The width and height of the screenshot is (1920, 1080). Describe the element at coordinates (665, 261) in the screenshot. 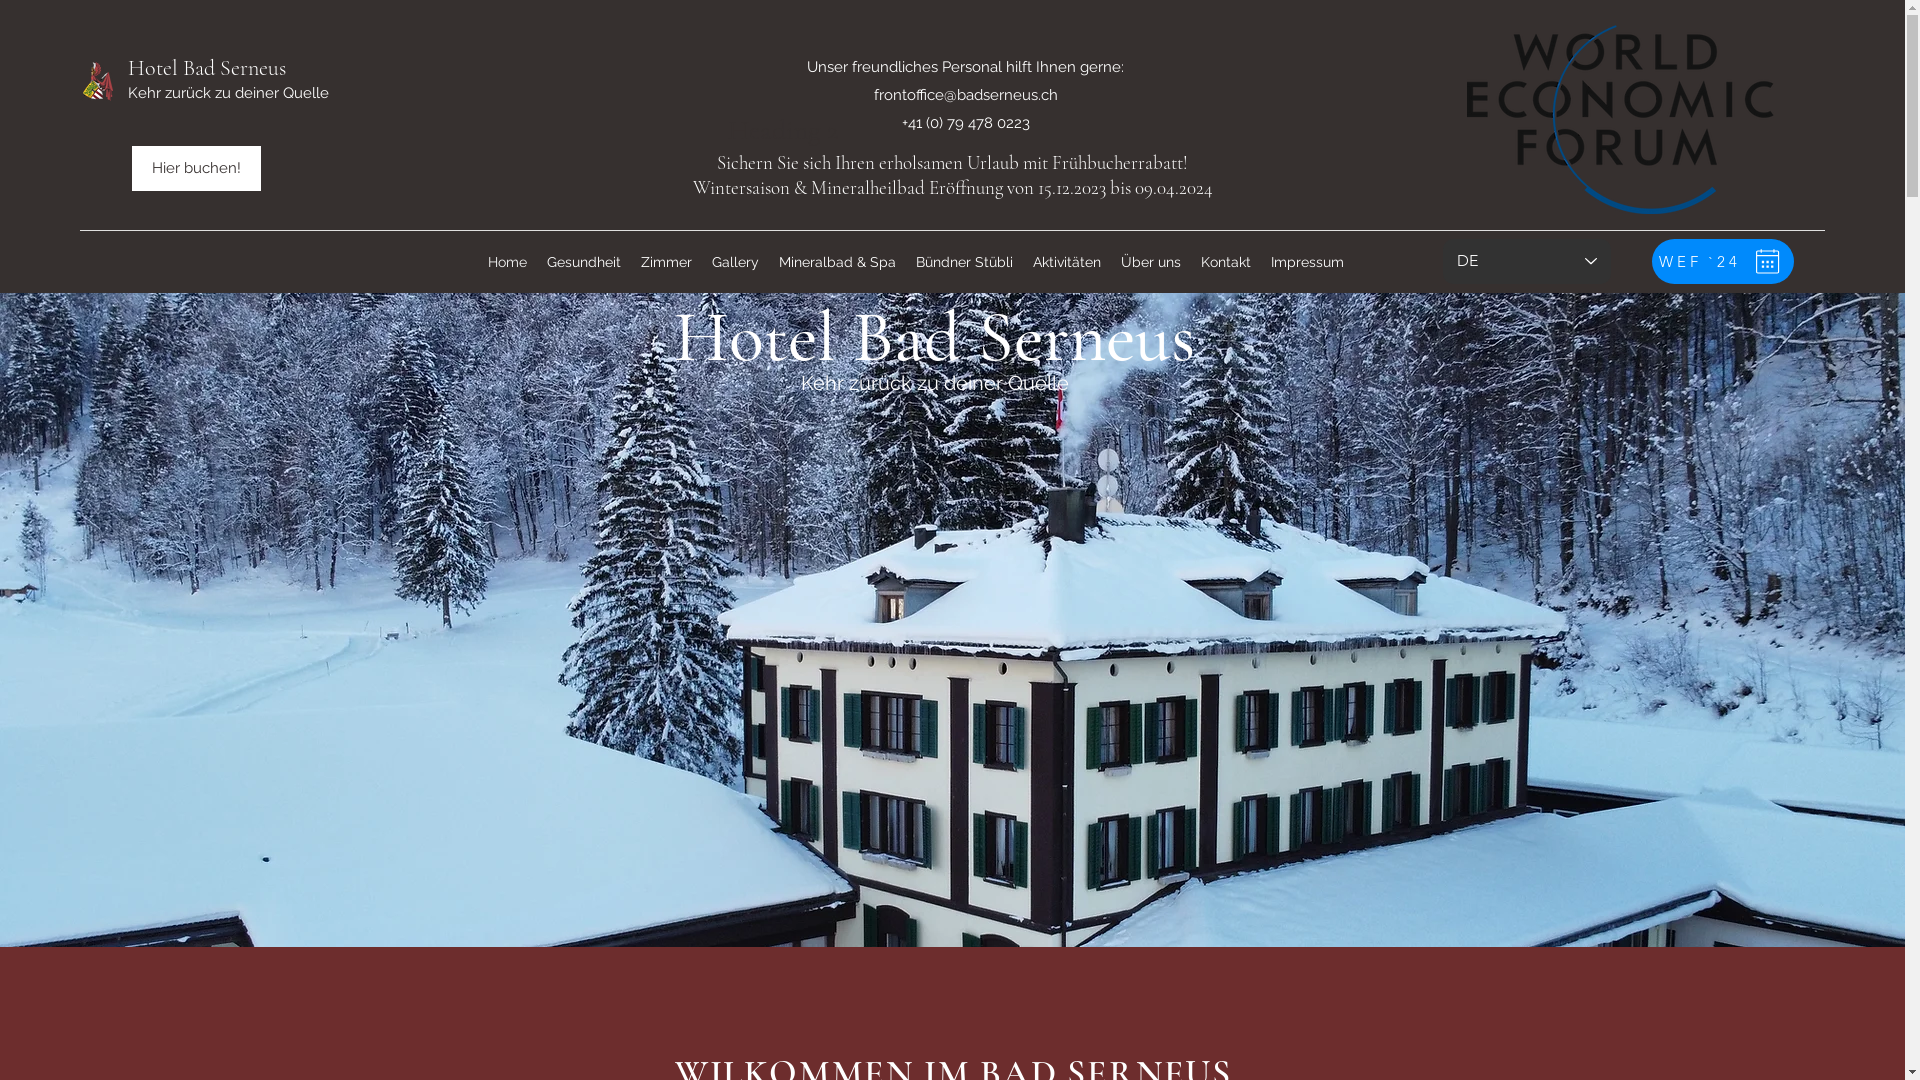

I see `'Zimmer'` at that location.